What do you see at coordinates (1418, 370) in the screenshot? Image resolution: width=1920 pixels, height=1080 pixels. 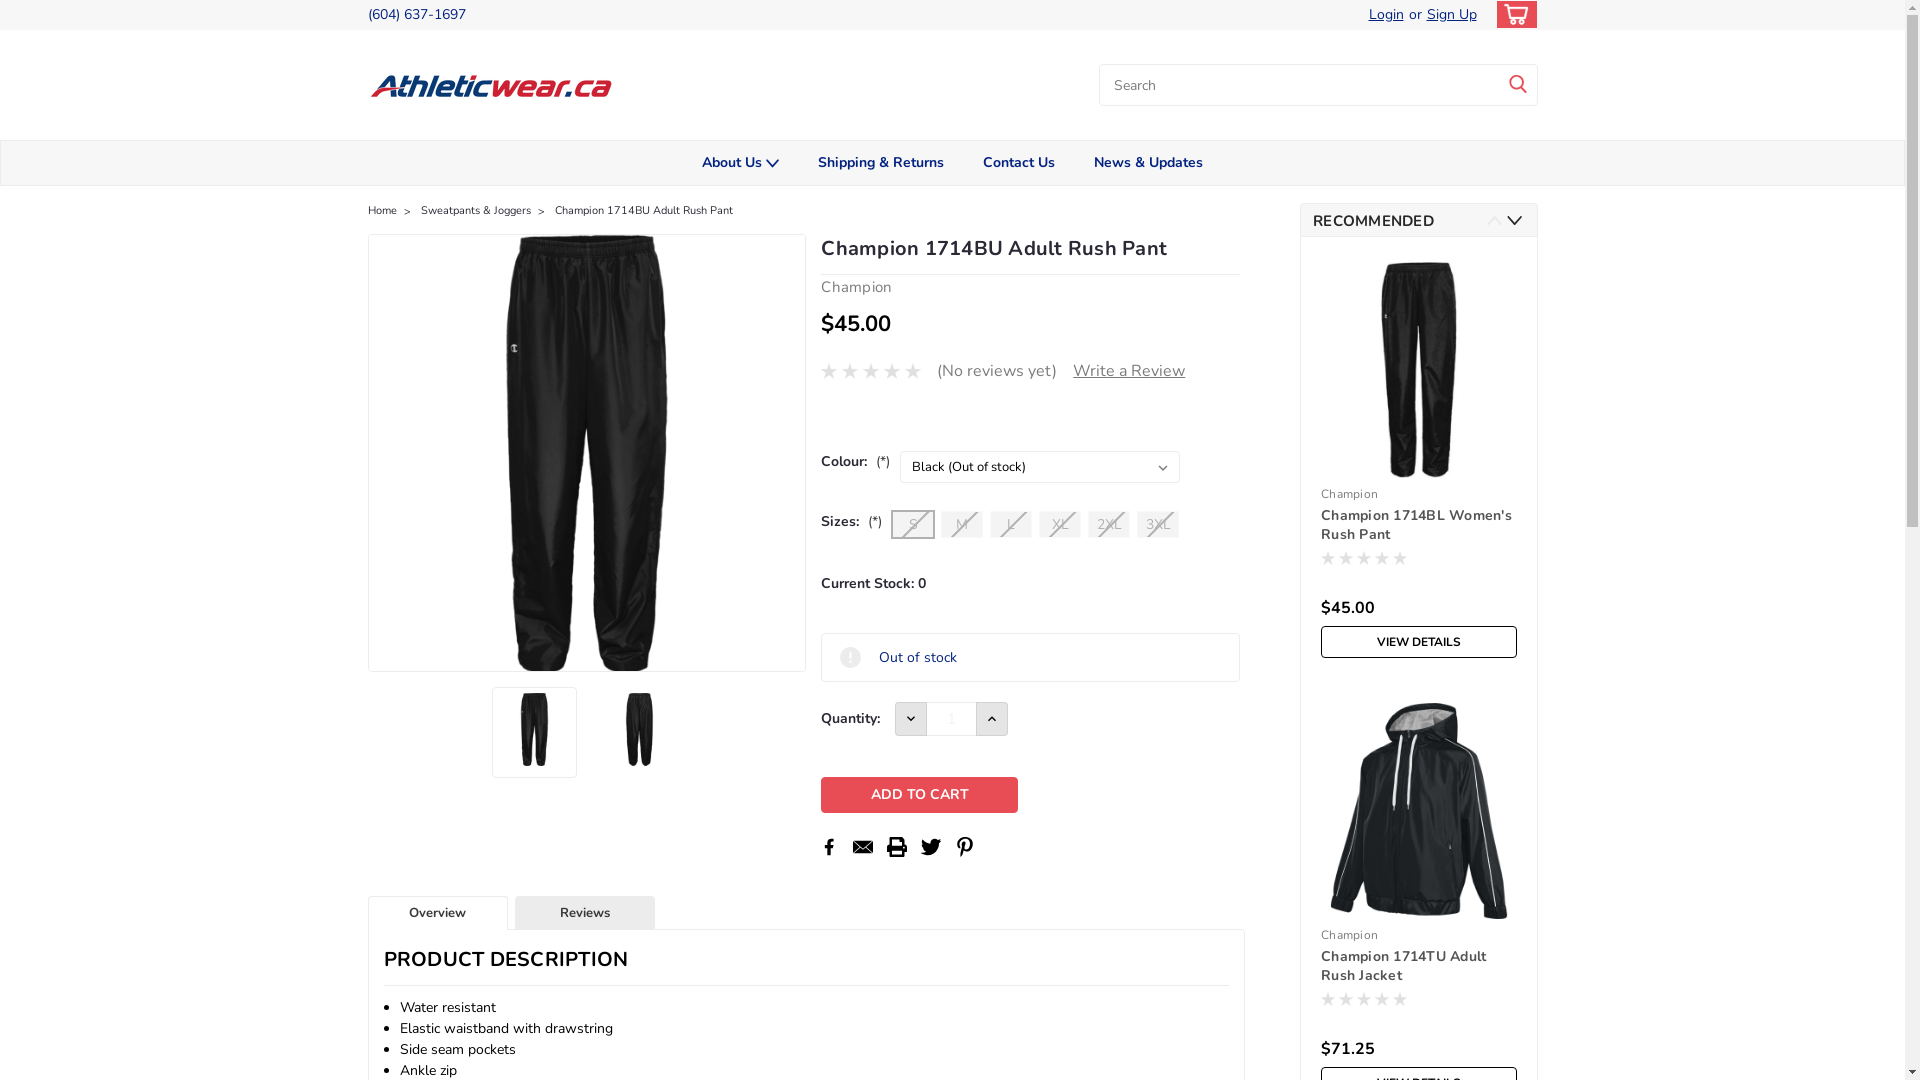 I see `'Black - 1714BL Women's Rush Pant | Athleticwear.ca'` at bounding box center [1418, 370].